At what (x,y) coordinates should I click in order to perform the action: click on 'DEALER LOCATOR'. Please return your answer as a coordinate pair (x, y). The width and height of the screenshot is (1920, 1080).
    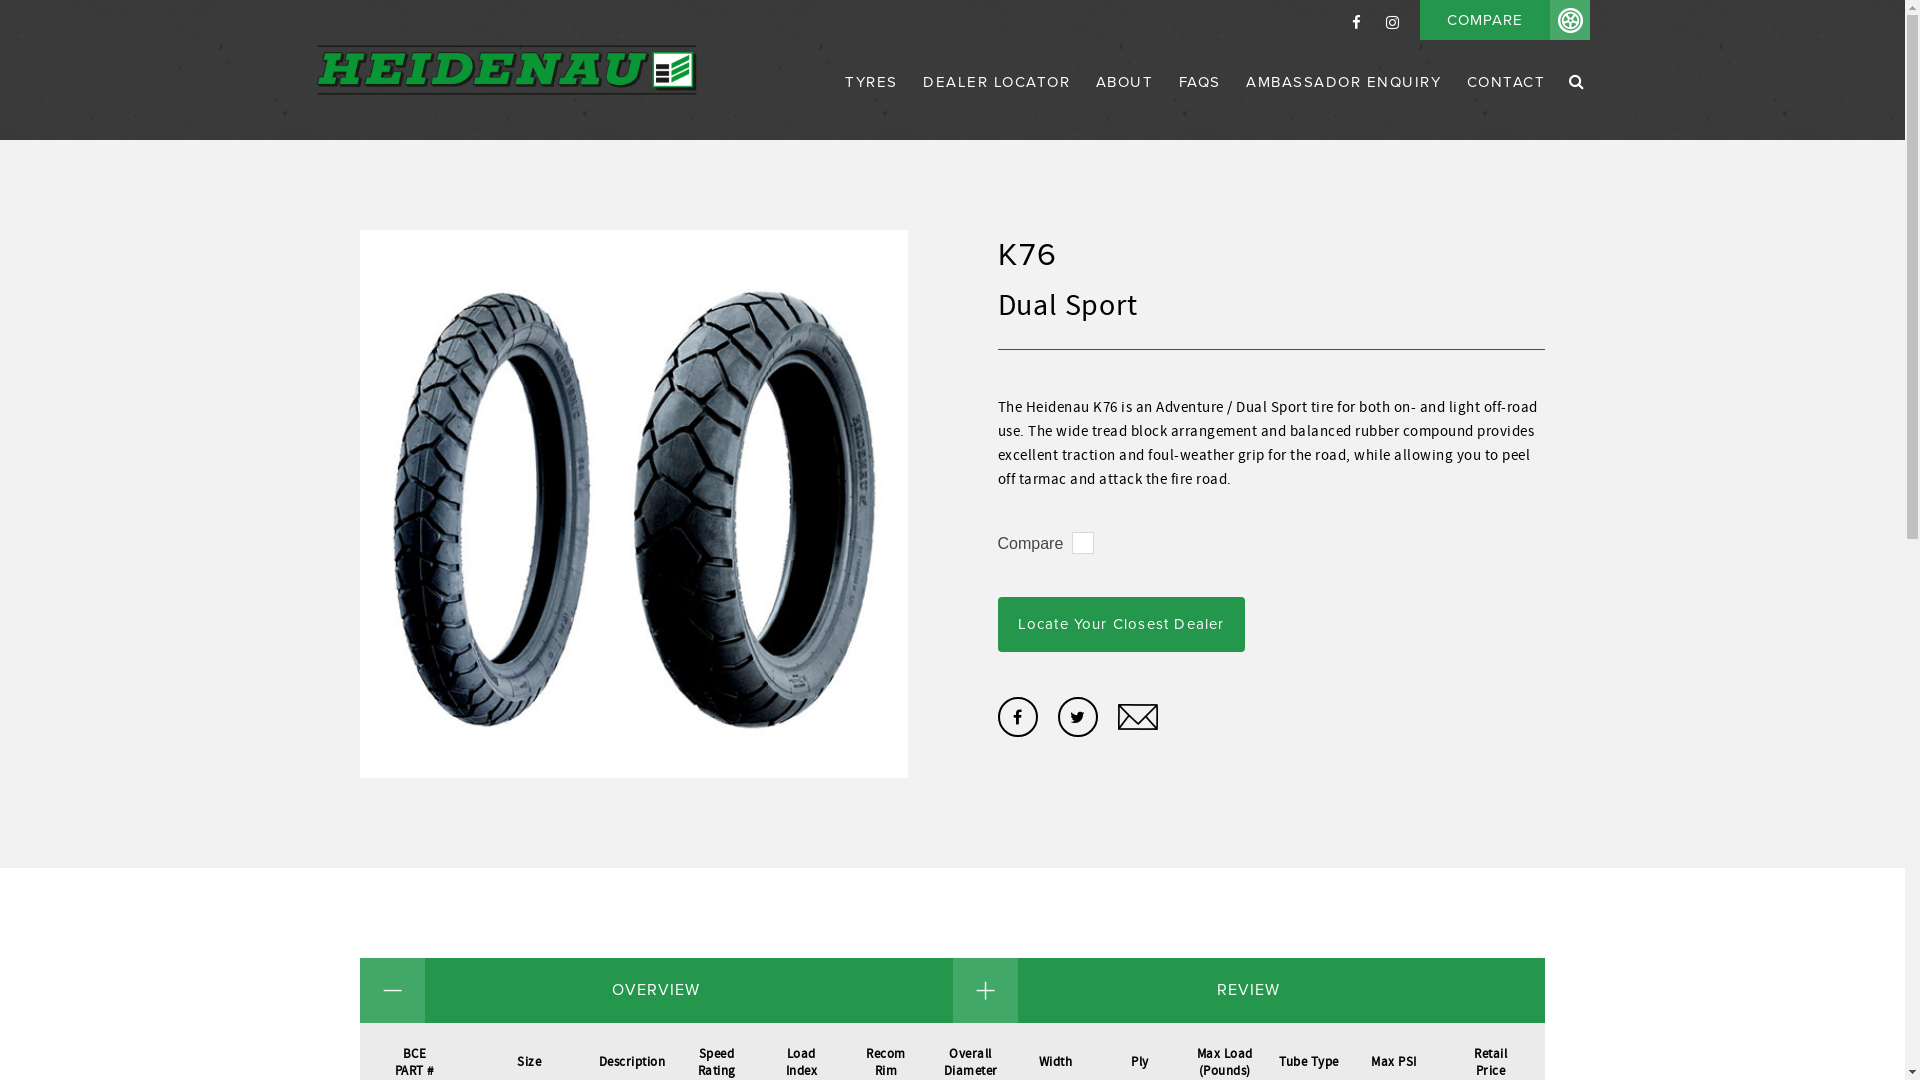
    Looking at the image, I should click on (996, 104).